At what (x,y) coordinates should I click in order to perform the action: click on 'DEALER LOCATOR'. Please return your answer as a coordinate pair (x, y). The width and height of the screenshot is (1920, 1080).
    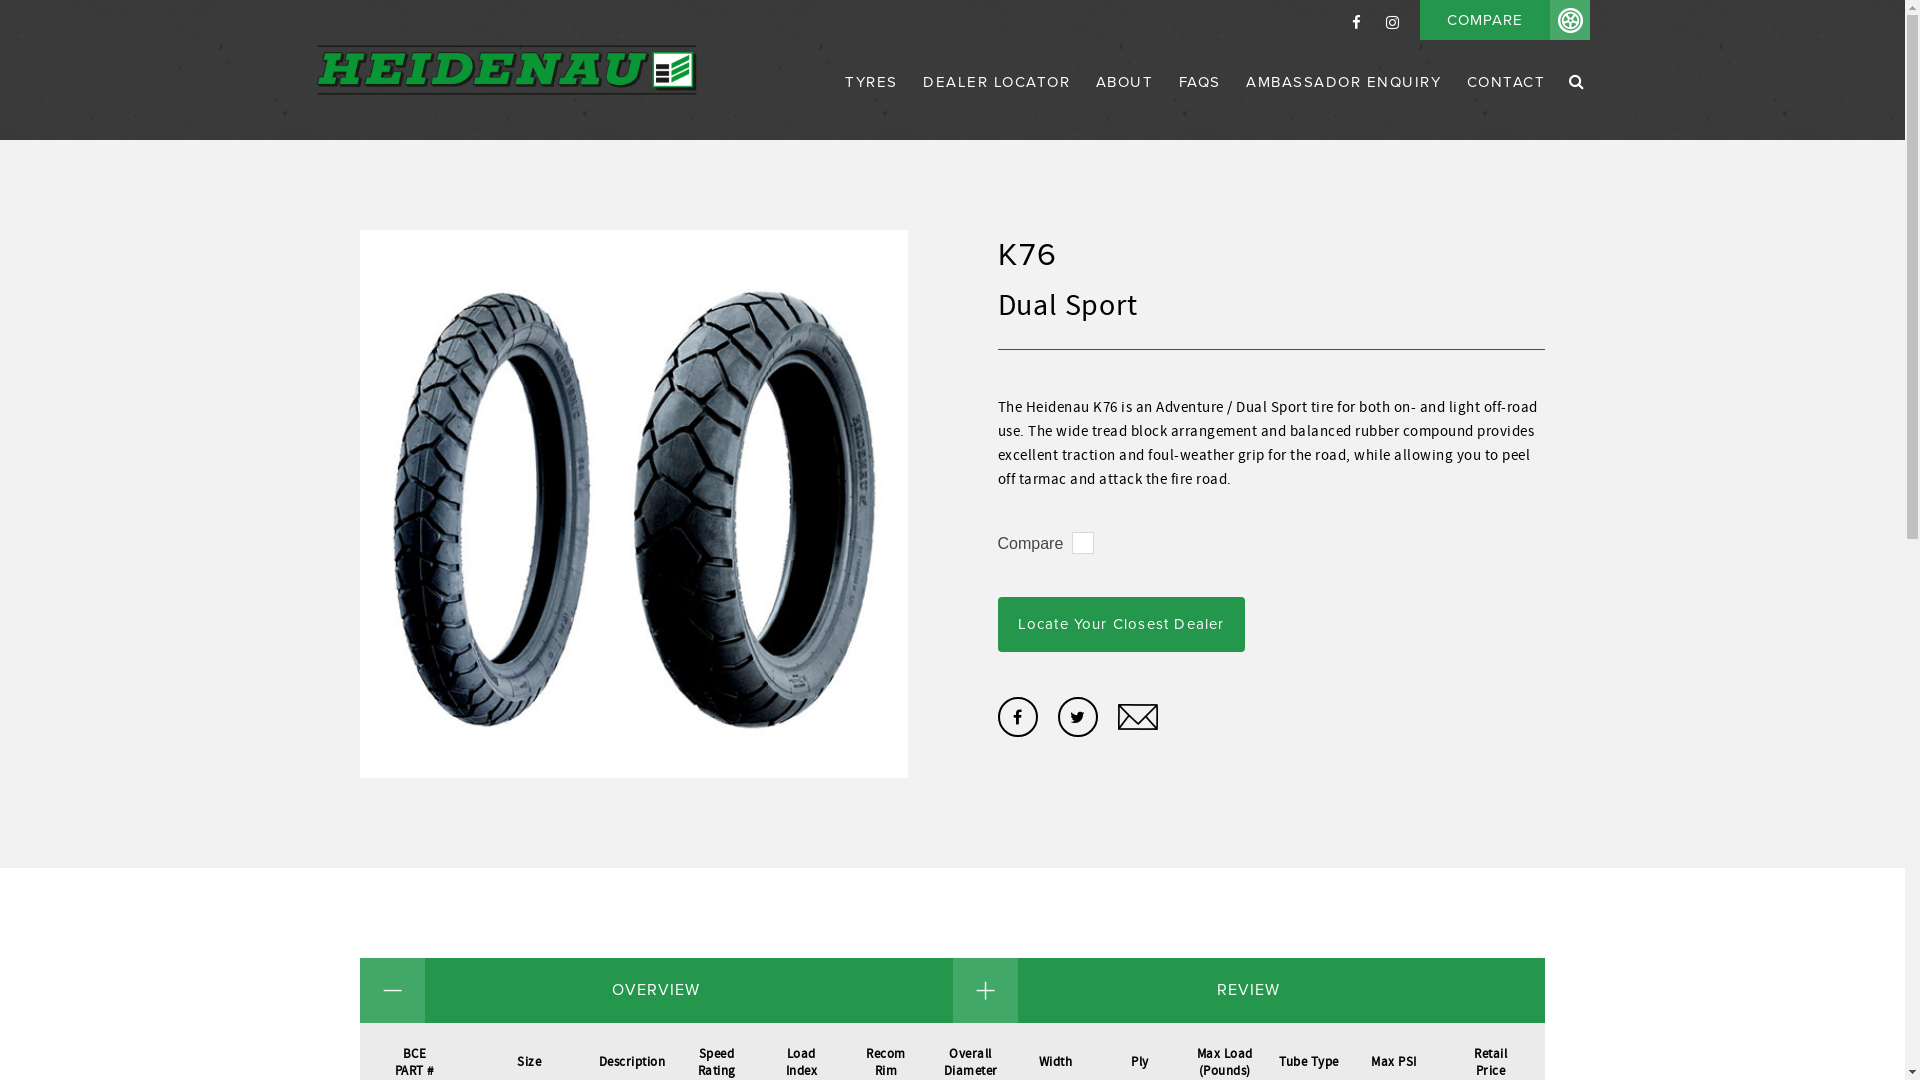
    Looking at the image, I should click on (996, 104).